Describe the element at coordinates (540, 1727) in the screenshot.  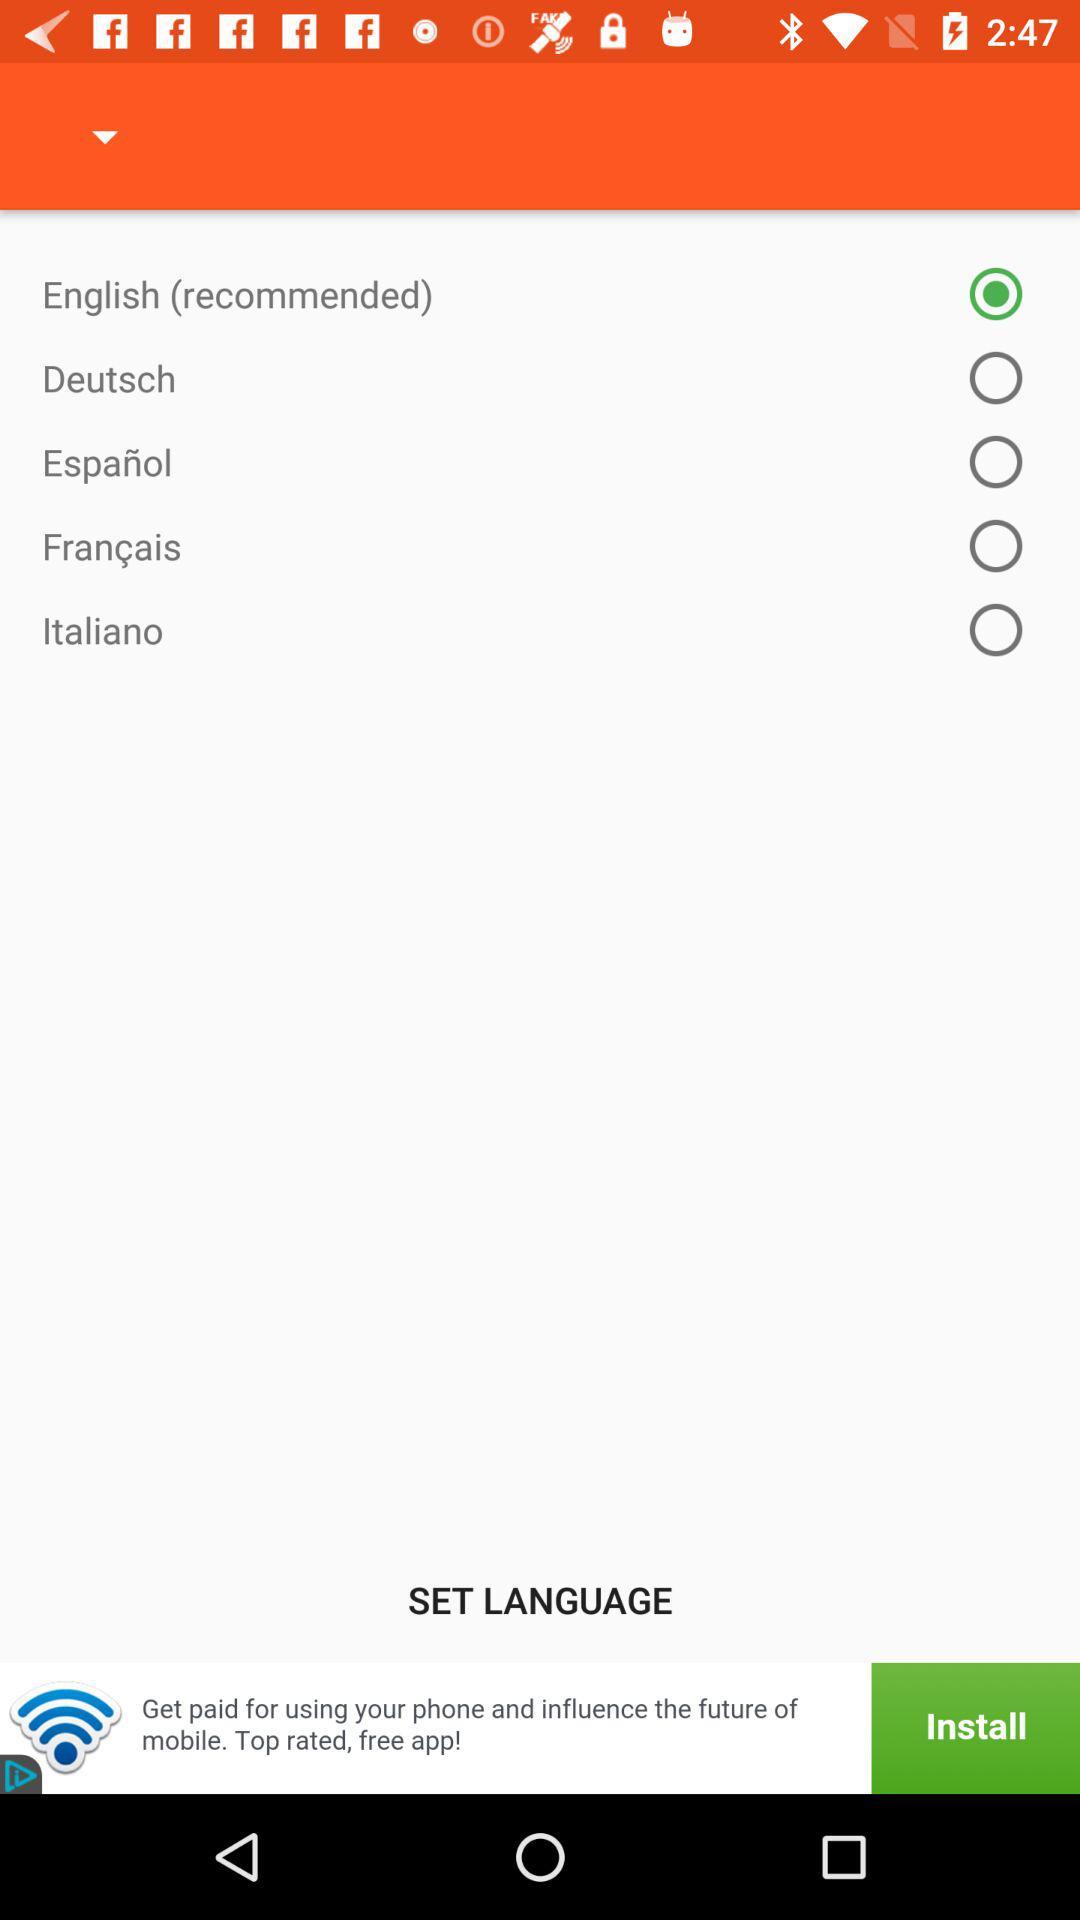
I see `item below set language icon` at that location.